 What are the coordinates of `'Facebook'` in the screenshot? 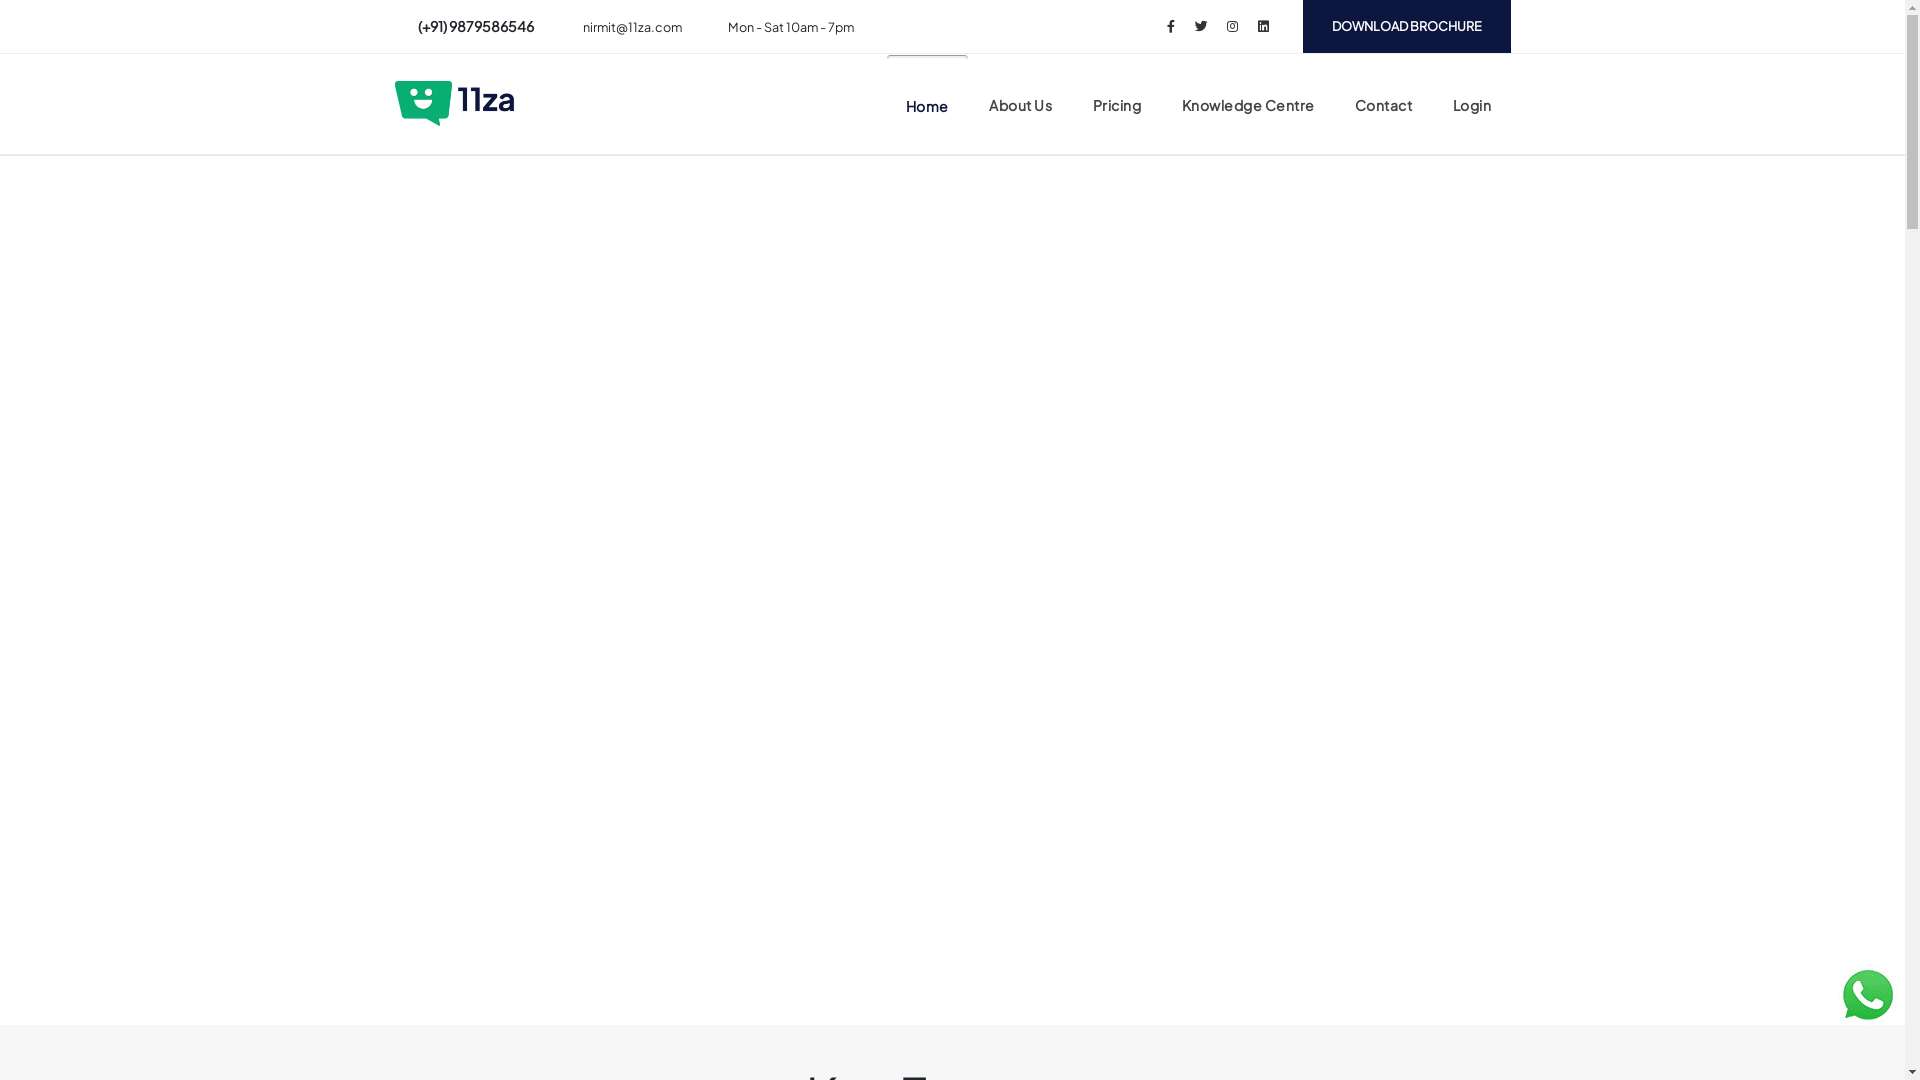 It's located at (1170, 26).